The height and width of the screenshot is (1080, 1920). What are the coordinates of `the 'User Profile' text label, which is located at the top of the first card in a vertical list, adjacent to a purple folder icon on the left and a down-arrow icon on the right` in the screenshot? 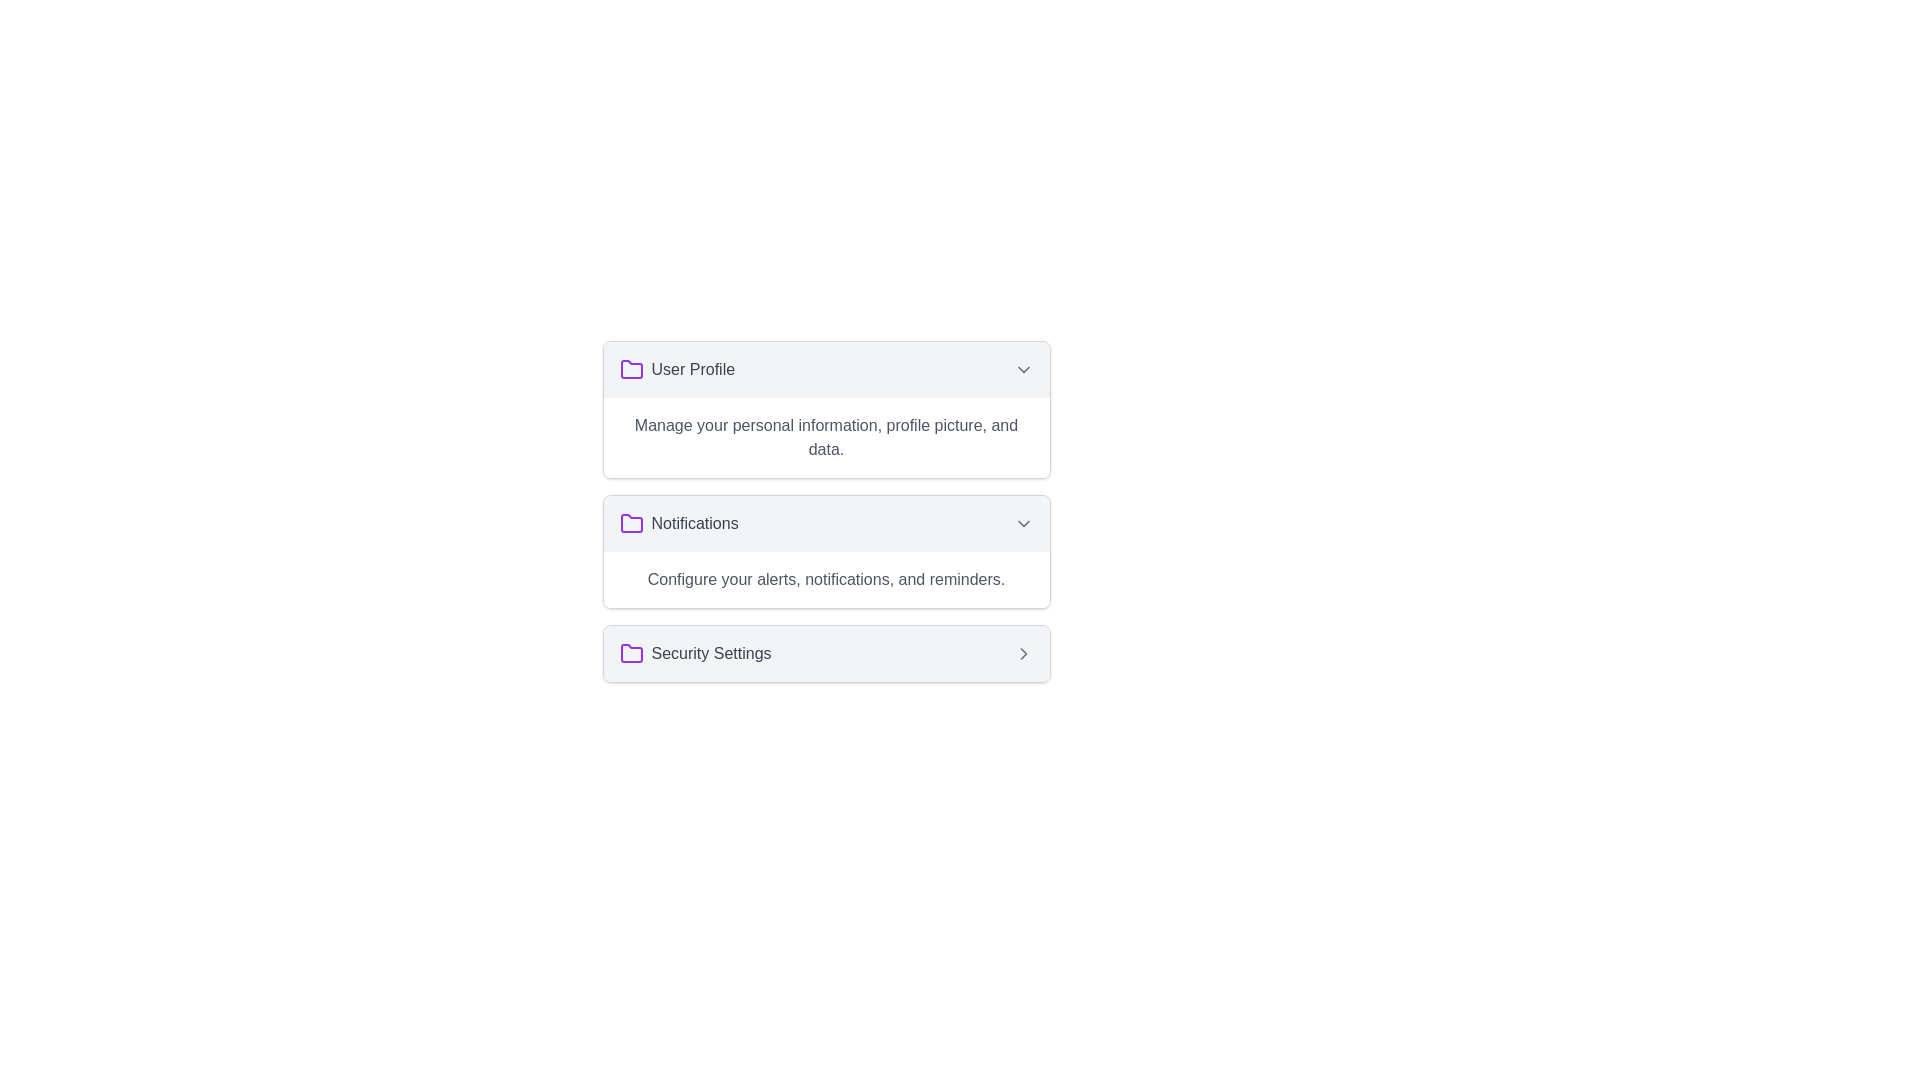 It's located at (693, 370).